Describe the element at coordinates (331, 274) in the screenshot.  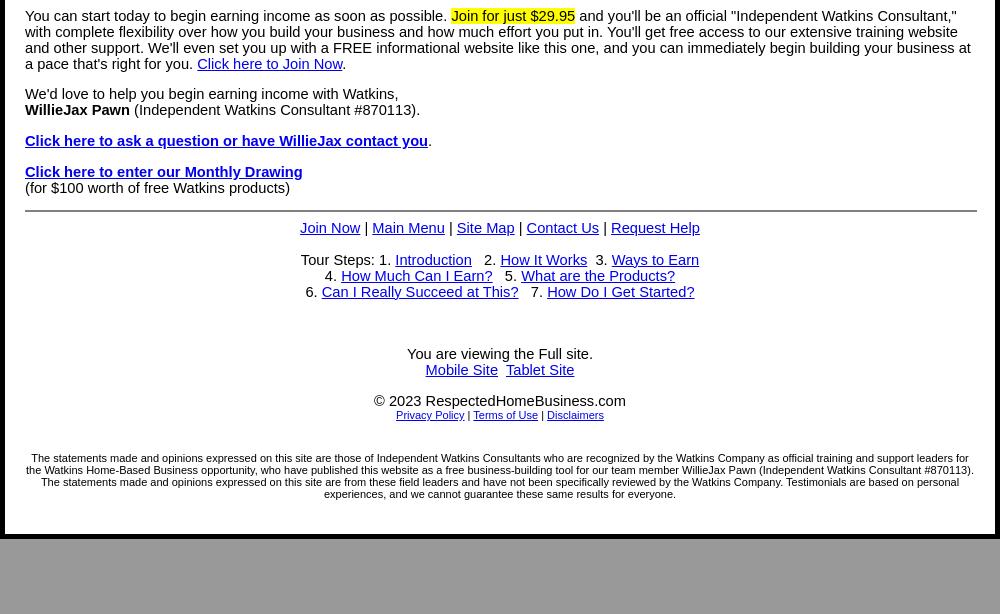
I see `'4.'` at that location.